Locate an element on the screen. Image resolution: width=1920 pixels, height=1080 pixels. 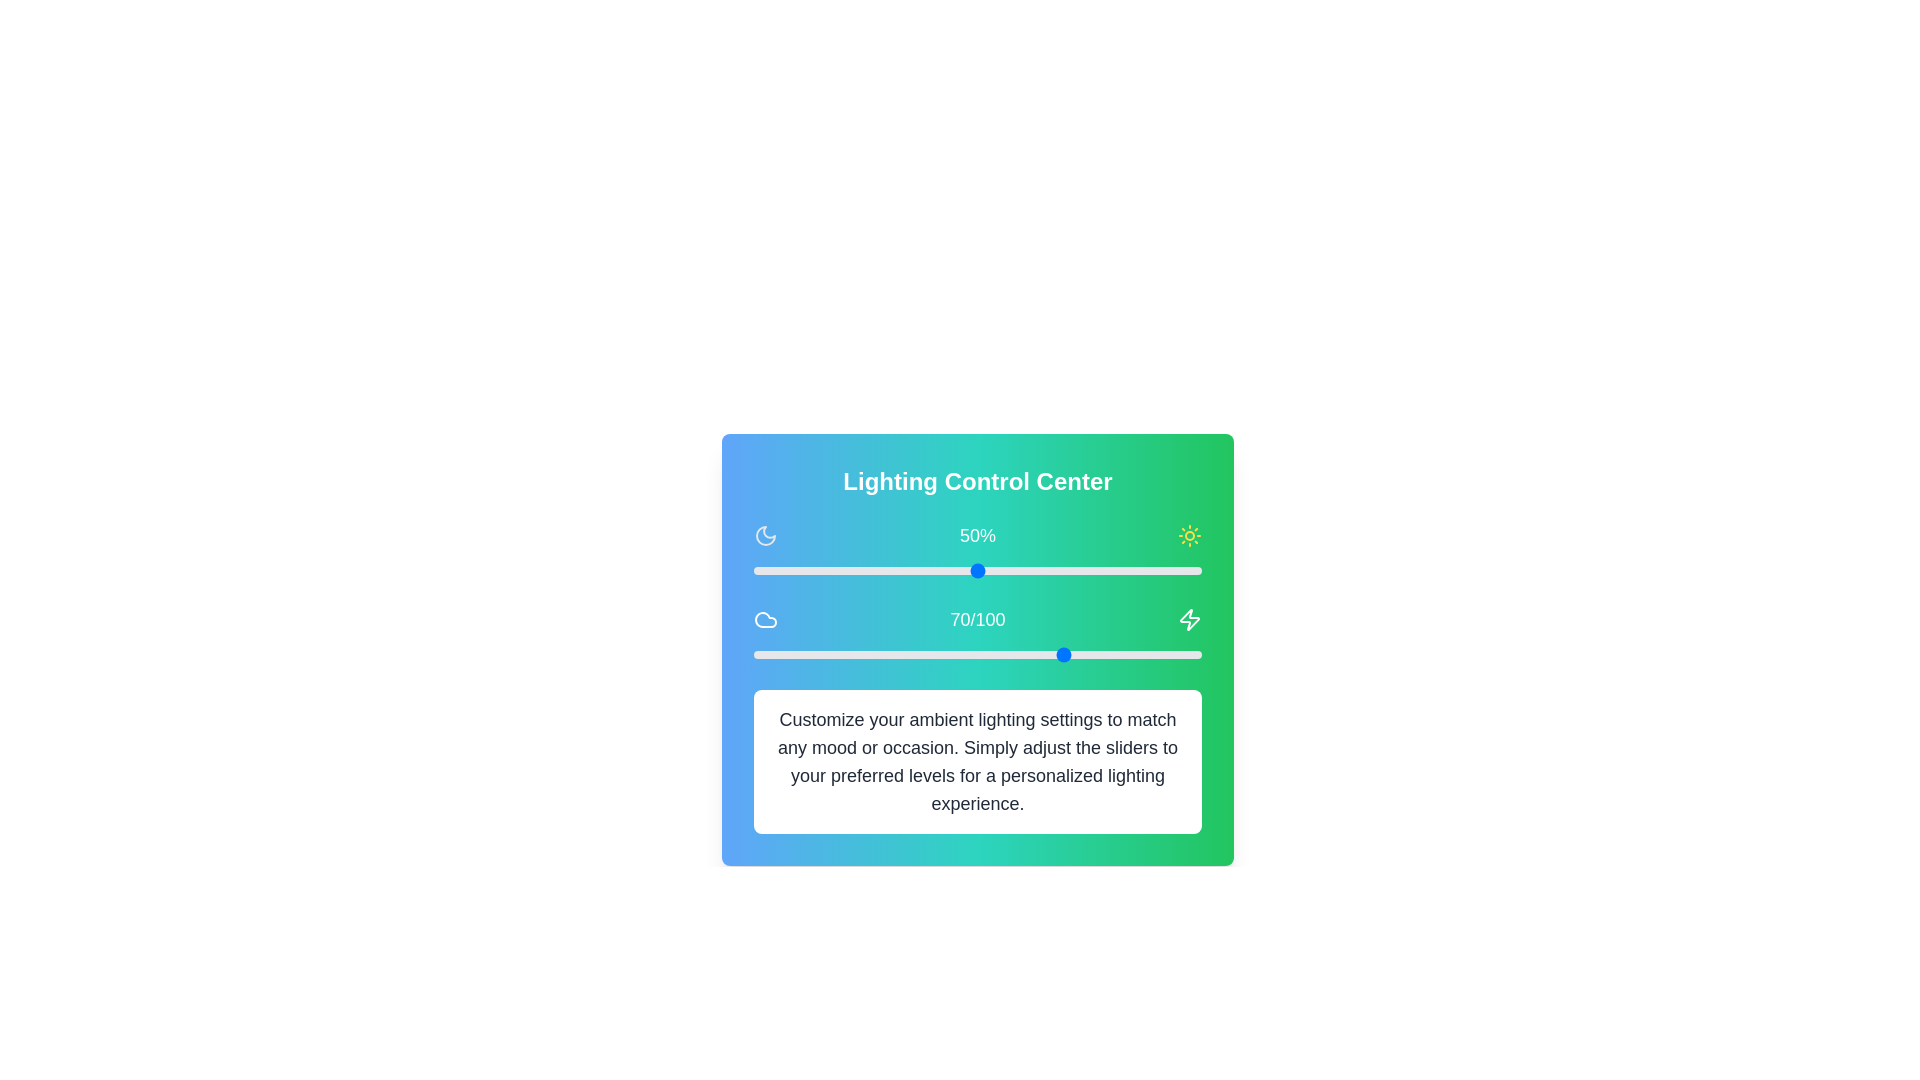
the slider to set the value to 88 is located at coordinates (1148, 570).